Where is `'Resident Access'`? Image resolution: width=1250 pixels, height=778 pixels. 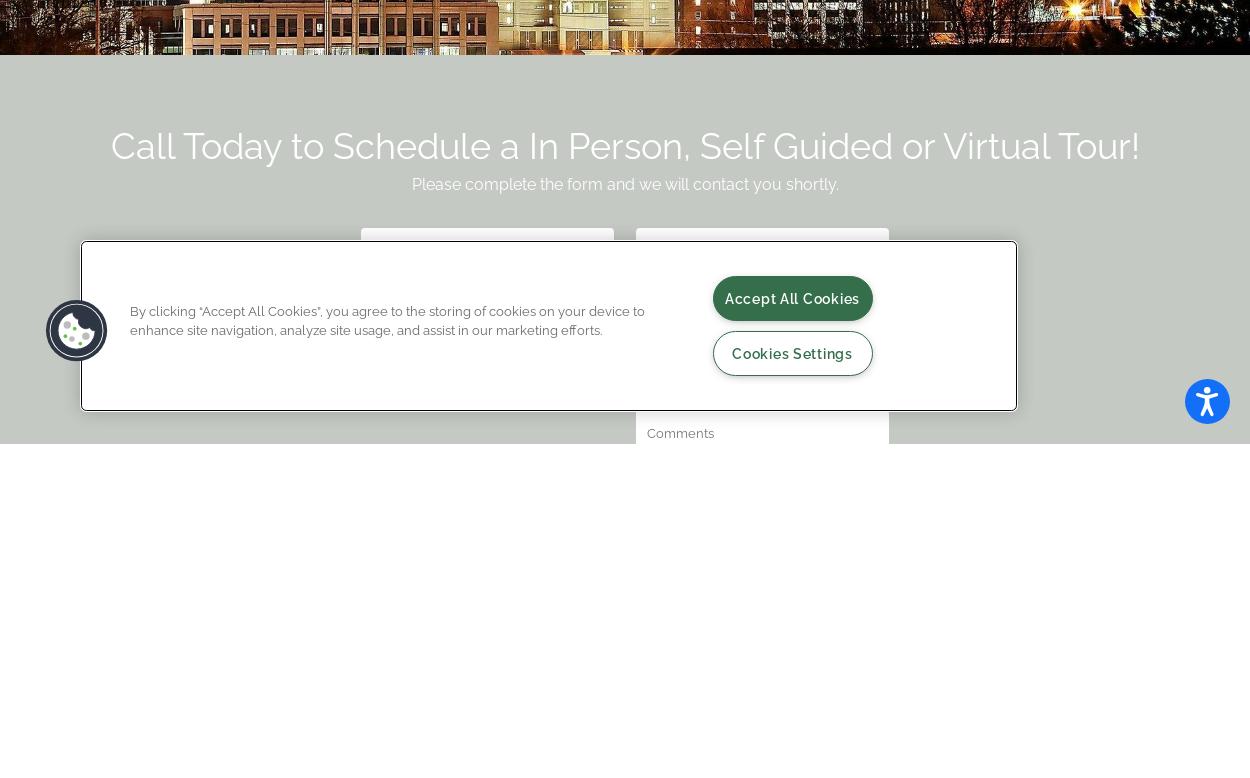 'Resident Access' is located at coordinates (302, 686).